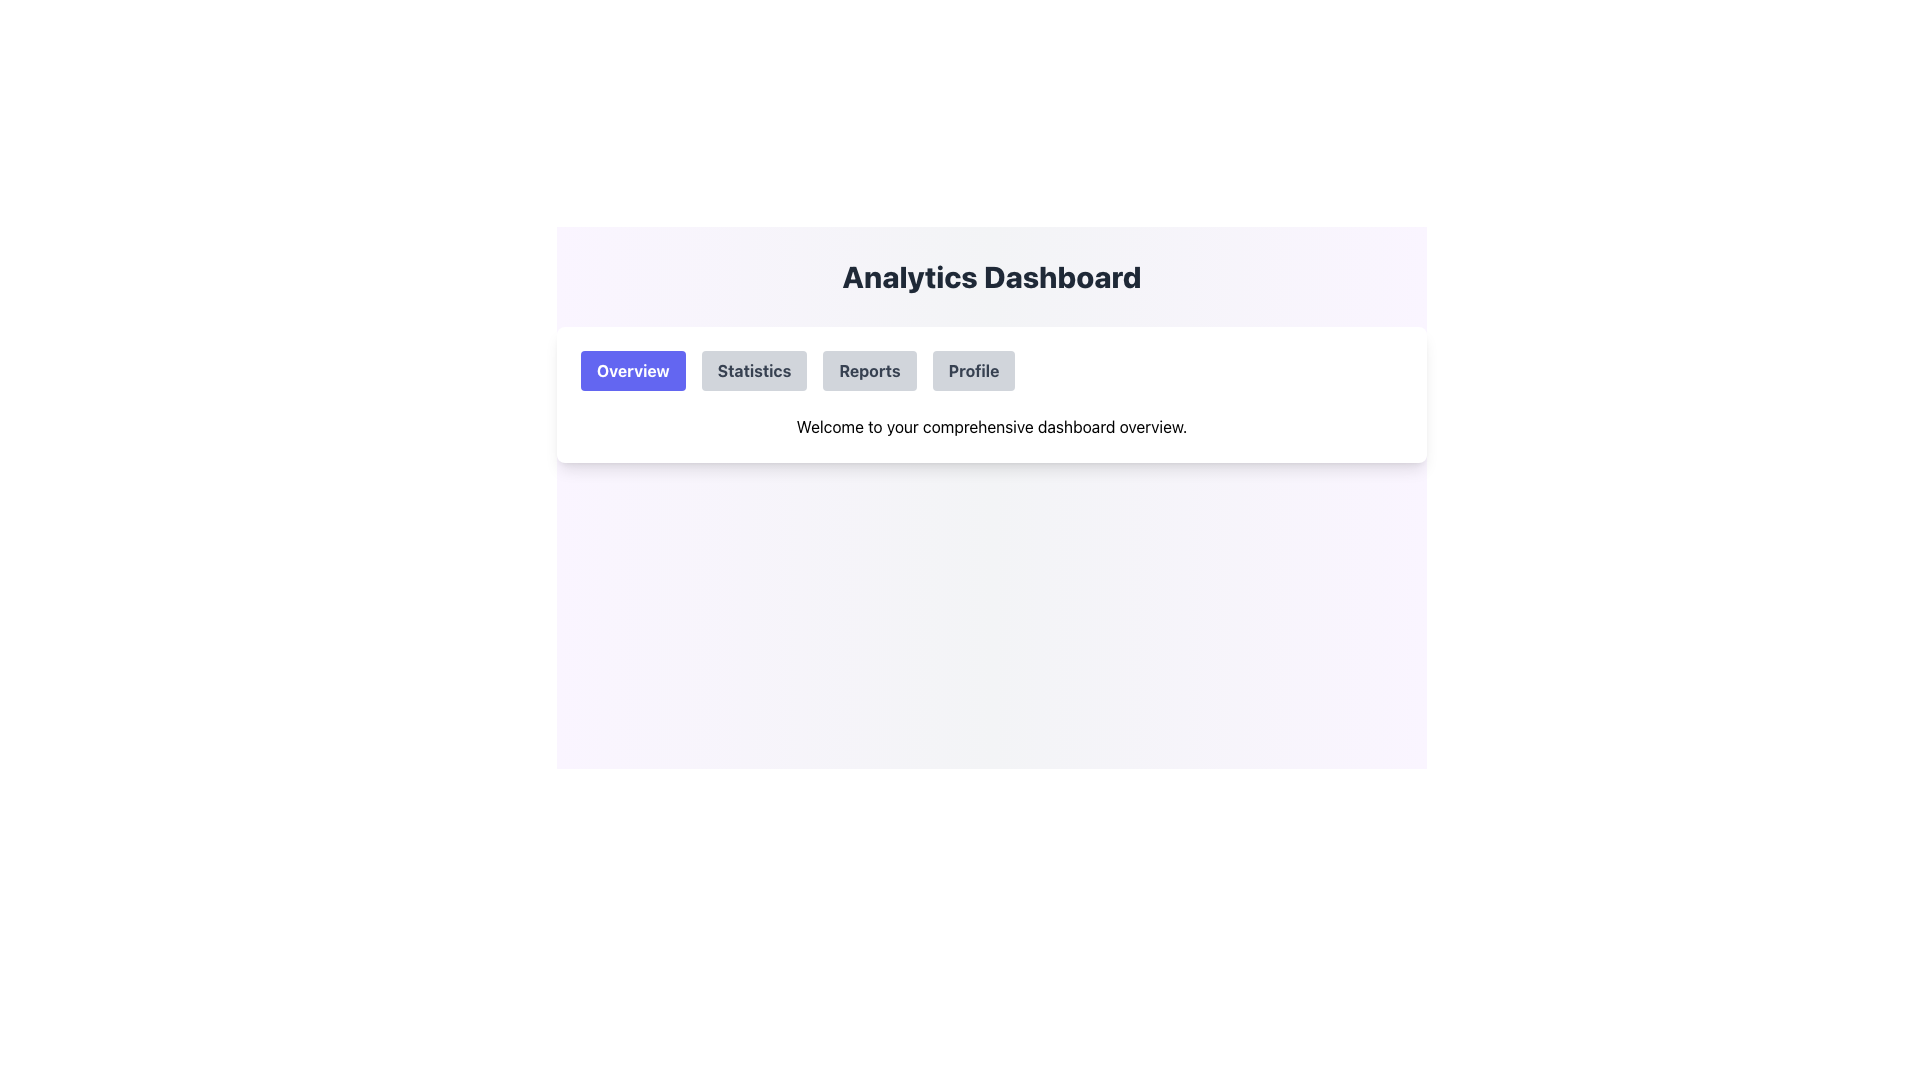 This screenshot has height=1080, width=1920. Describe the element at coordinates (974, 370) in the screenshot. I see `the profile navigation button, which is the fourth button in the row below the 'Analytics Dashboard' title, located to the right of the 'Reports' button` at that location.